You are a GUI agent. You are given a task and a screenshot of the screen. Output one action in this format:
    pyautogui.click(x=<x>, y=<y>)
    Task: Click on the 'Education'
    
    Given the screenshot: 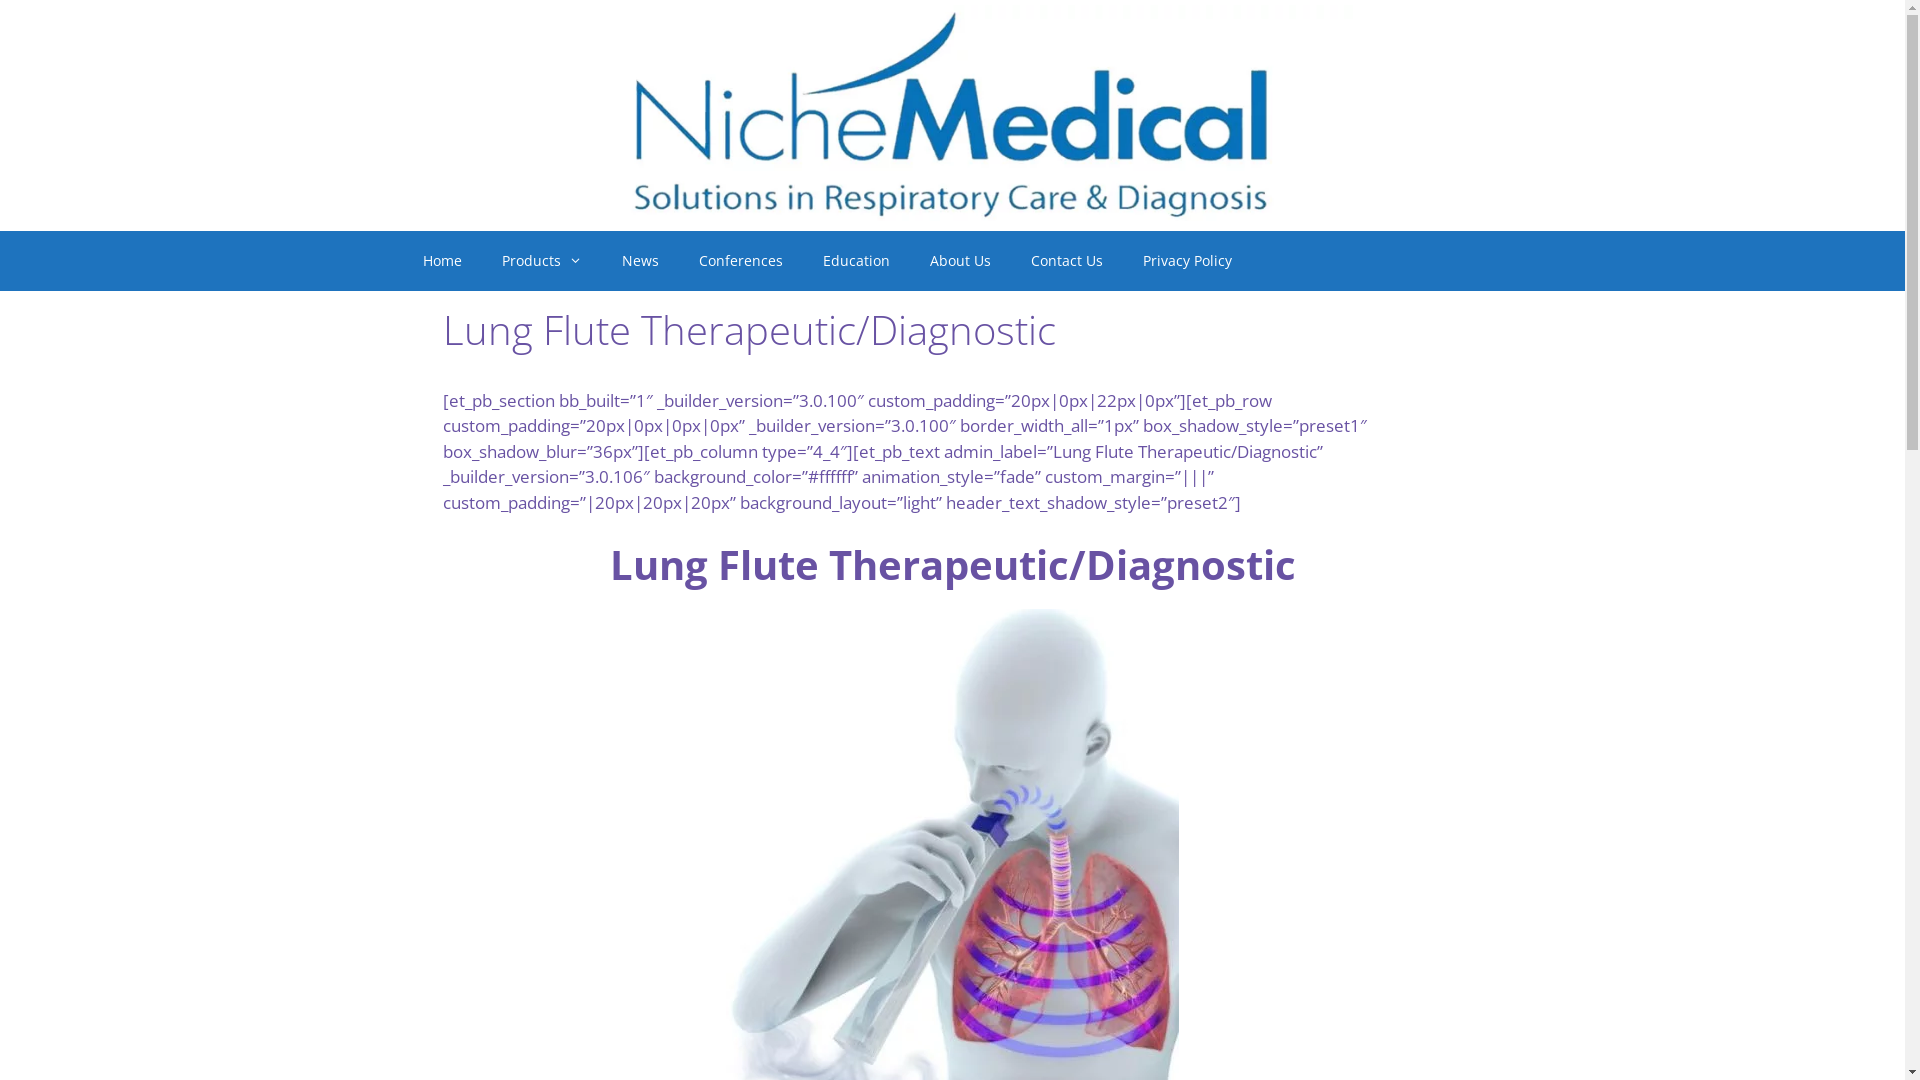 What is the action you would take?
    pyautogui.click(x=856, y=260)
    